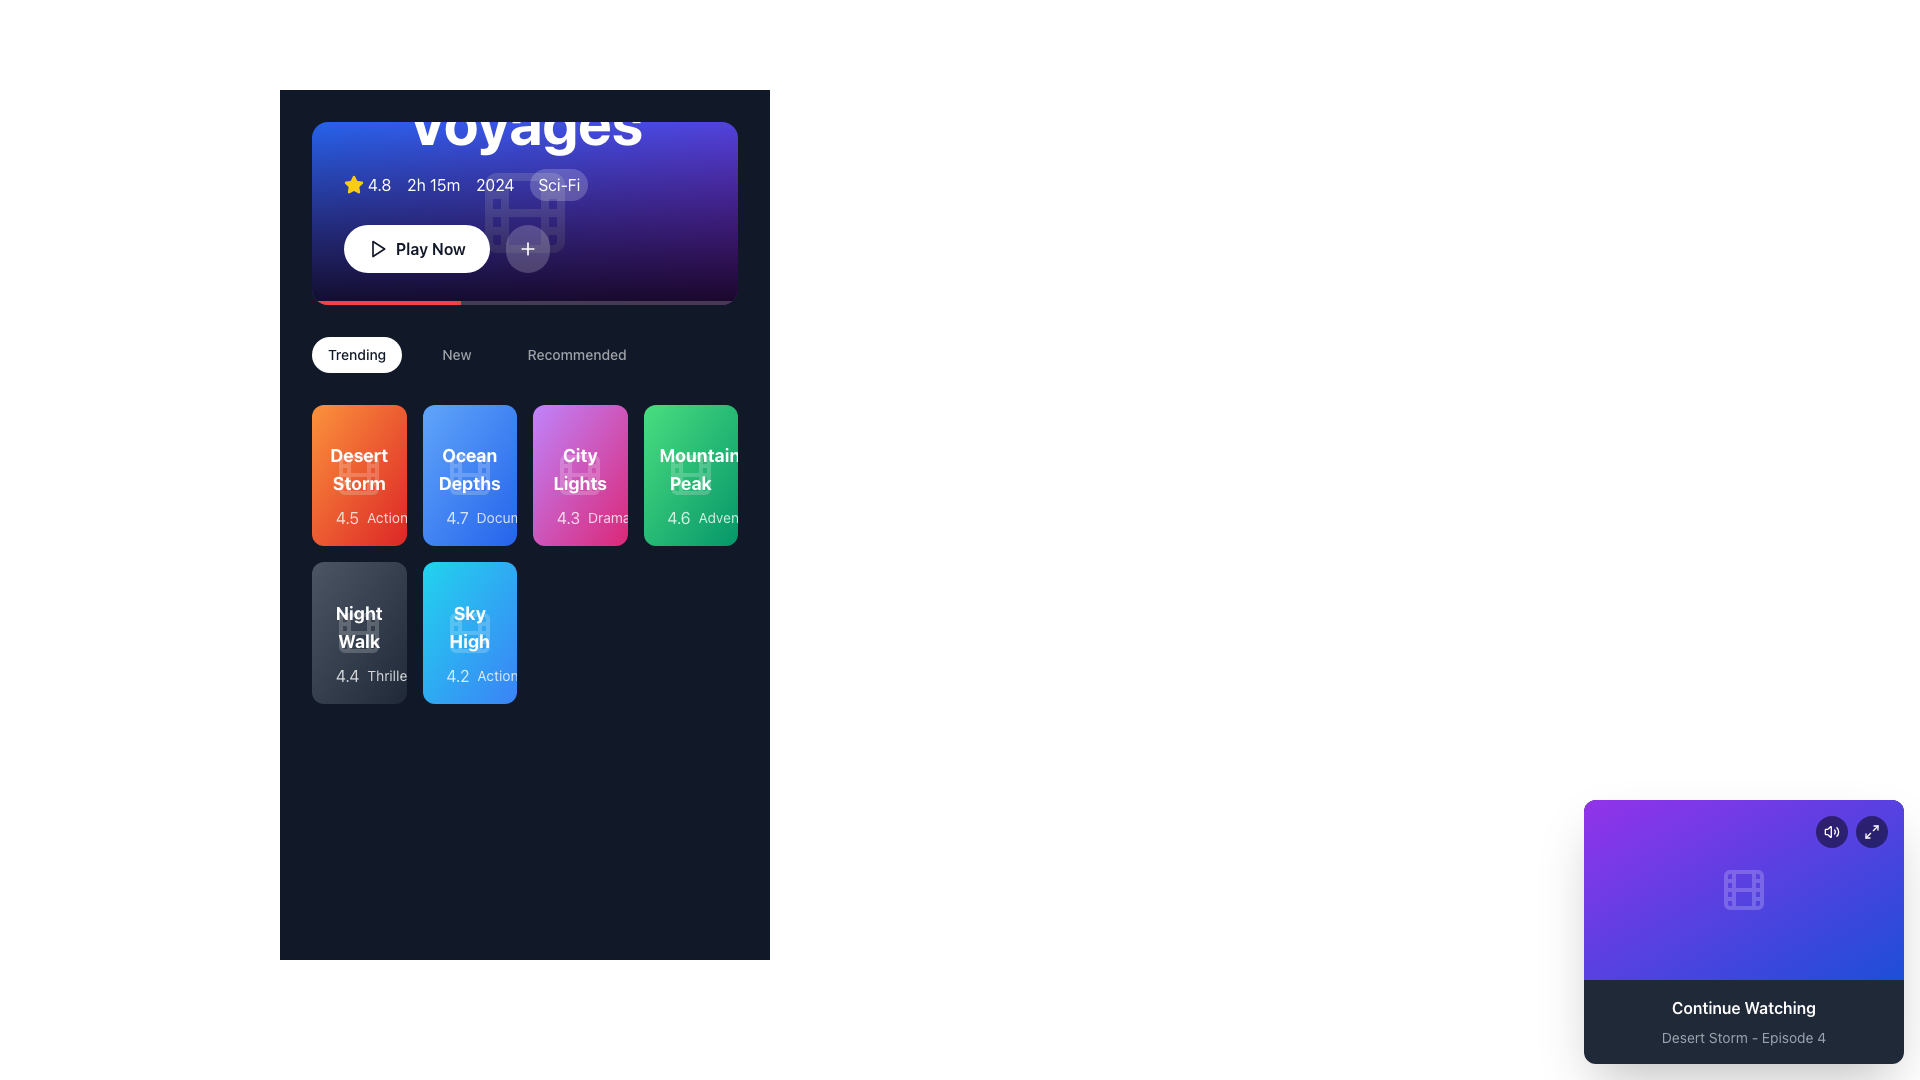 This screenshot has height=1080, width=1920. Describe the element at coordinates (527, 247) in the screenshot. I see `the 'Add' button located to the right of the 'Play Now' button` at that location.